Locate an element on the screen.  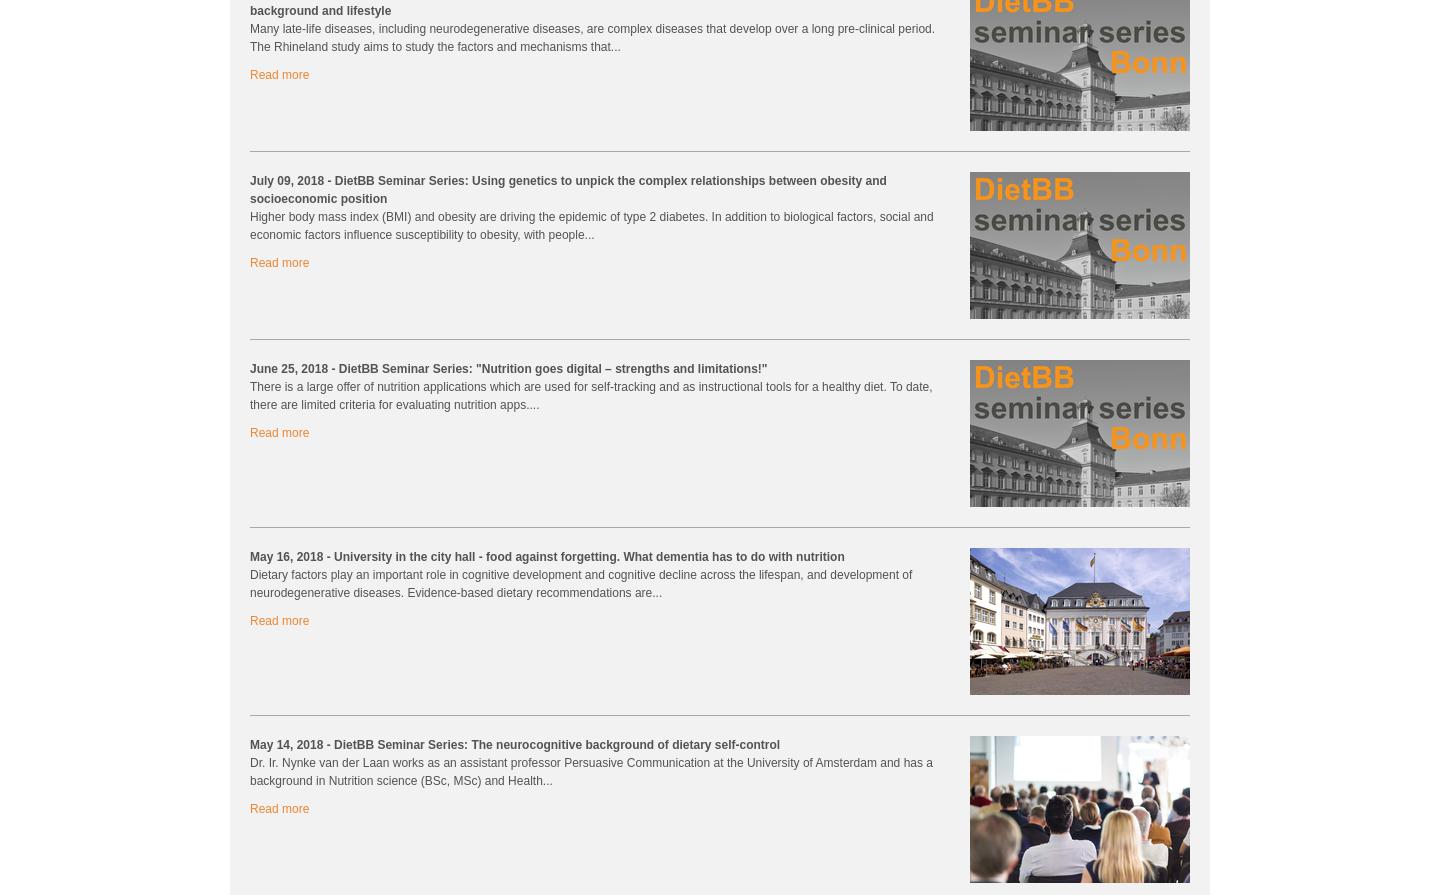
'July 09, 2018' is located at coordinates (287, 179).